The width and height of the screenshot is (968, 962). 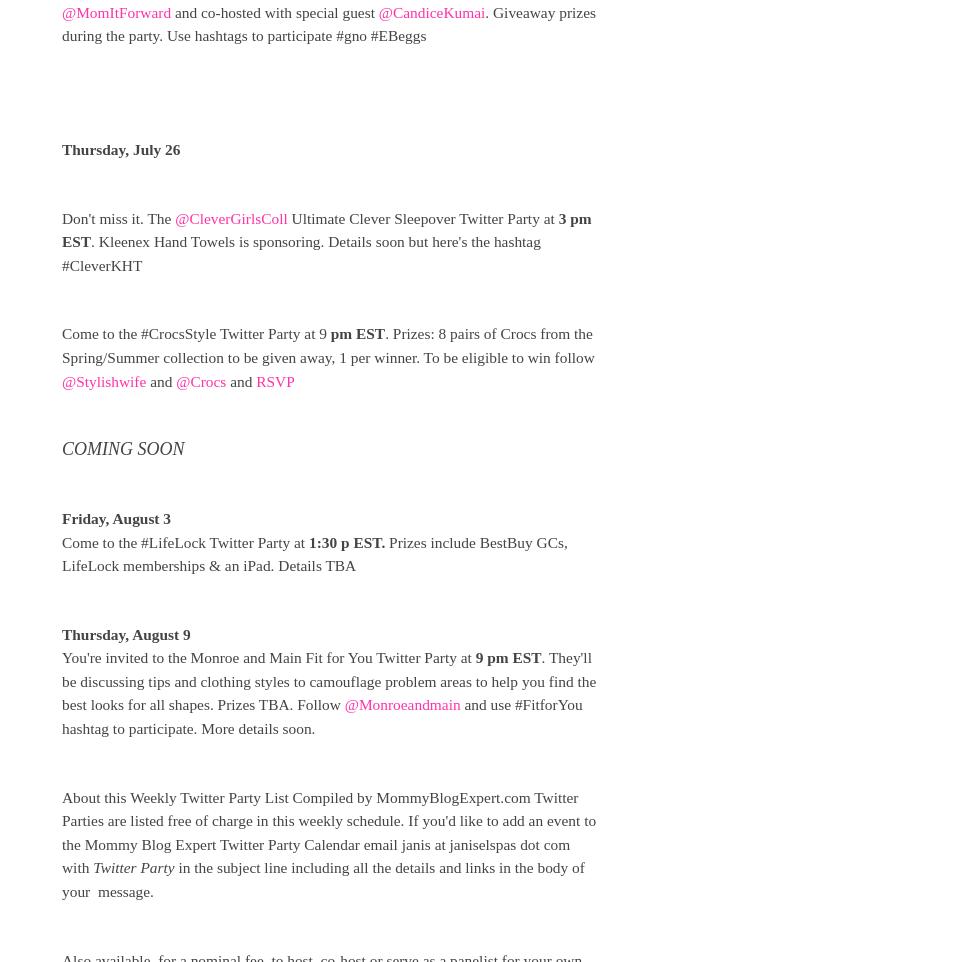 What do you see at coordinates (329, 22) in the screenshot?
I see `'. Giveaway prizes during the party. Use hashtags to participate #gno #EBeggs'` at bounding box center [329, 22].